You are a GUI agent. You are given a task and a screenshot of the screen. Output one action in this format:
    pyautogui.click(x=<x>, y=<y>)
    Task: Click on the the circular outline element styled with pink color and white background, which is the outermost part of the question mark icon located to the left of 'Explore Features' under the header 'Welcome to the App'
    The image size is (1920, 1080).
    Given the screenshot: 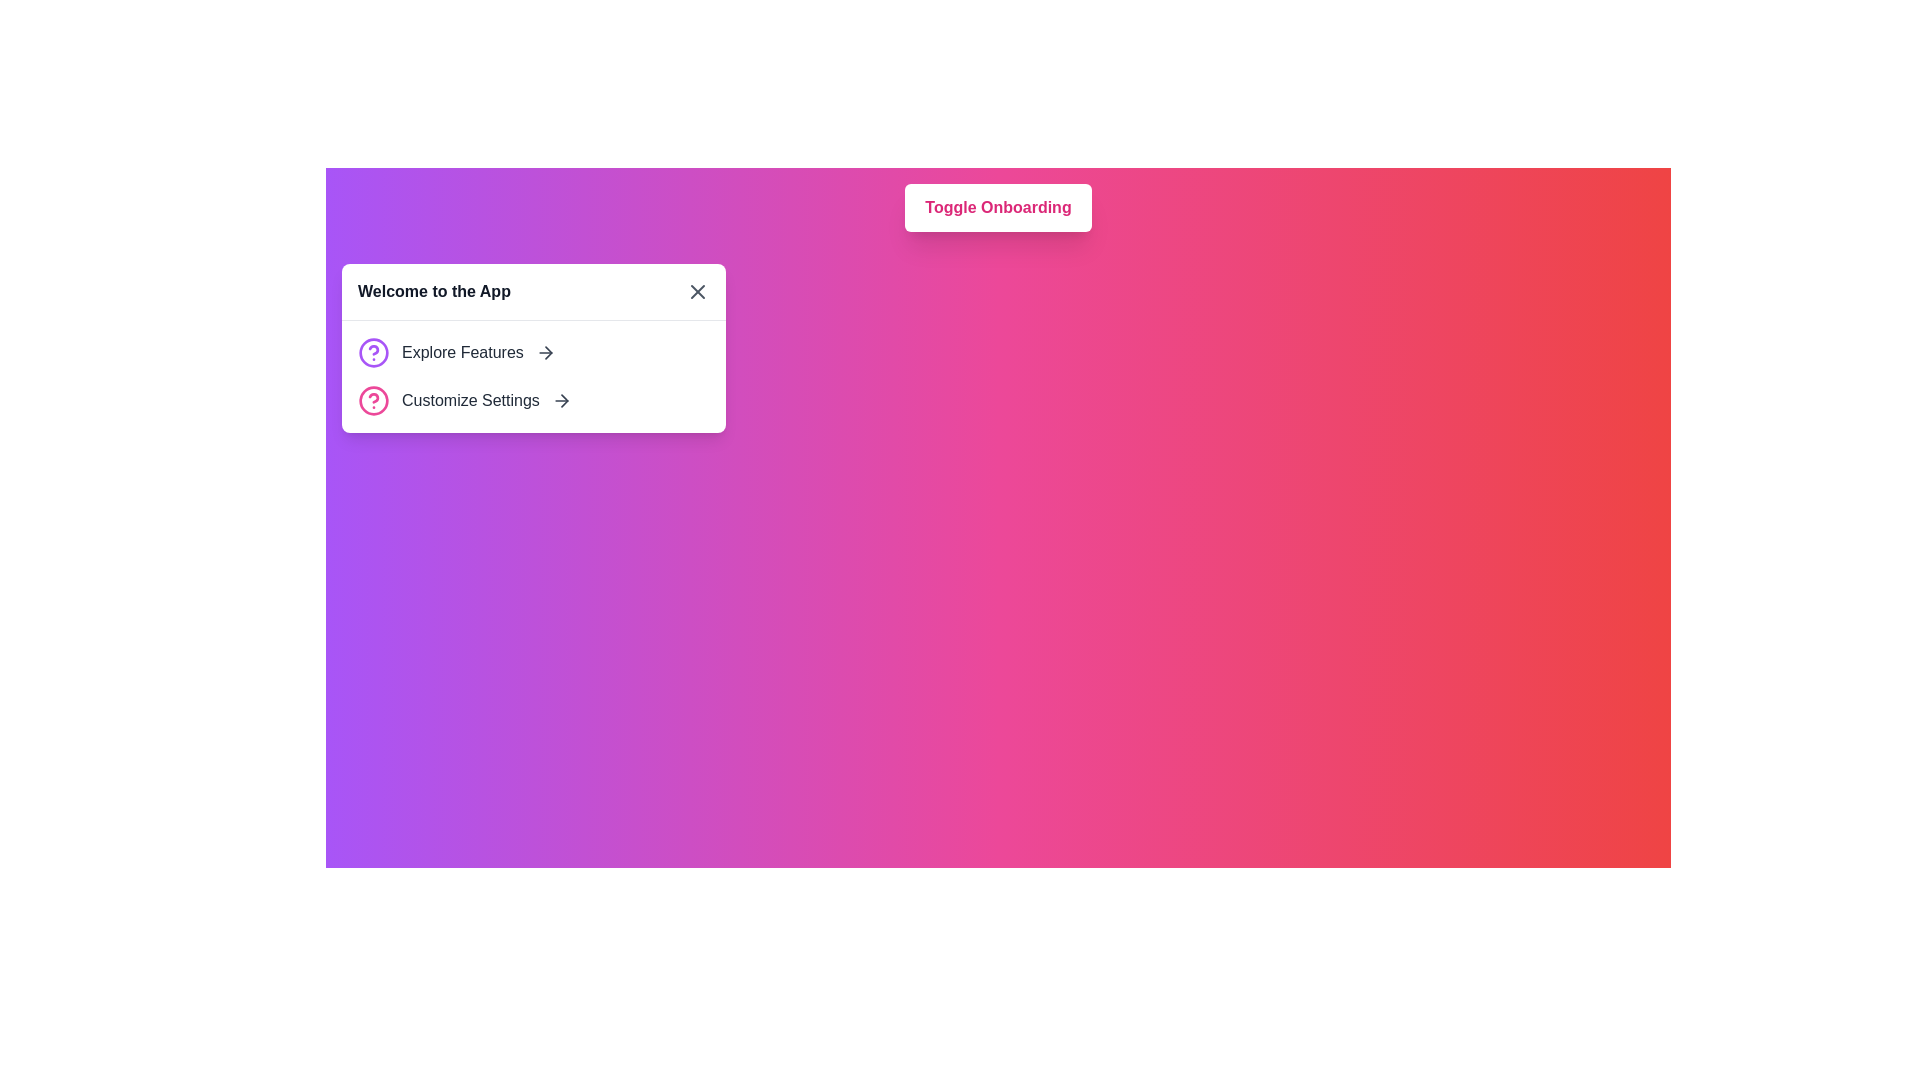 What is the action you would take?
    pyautogui.click(x=374, y=401)
    